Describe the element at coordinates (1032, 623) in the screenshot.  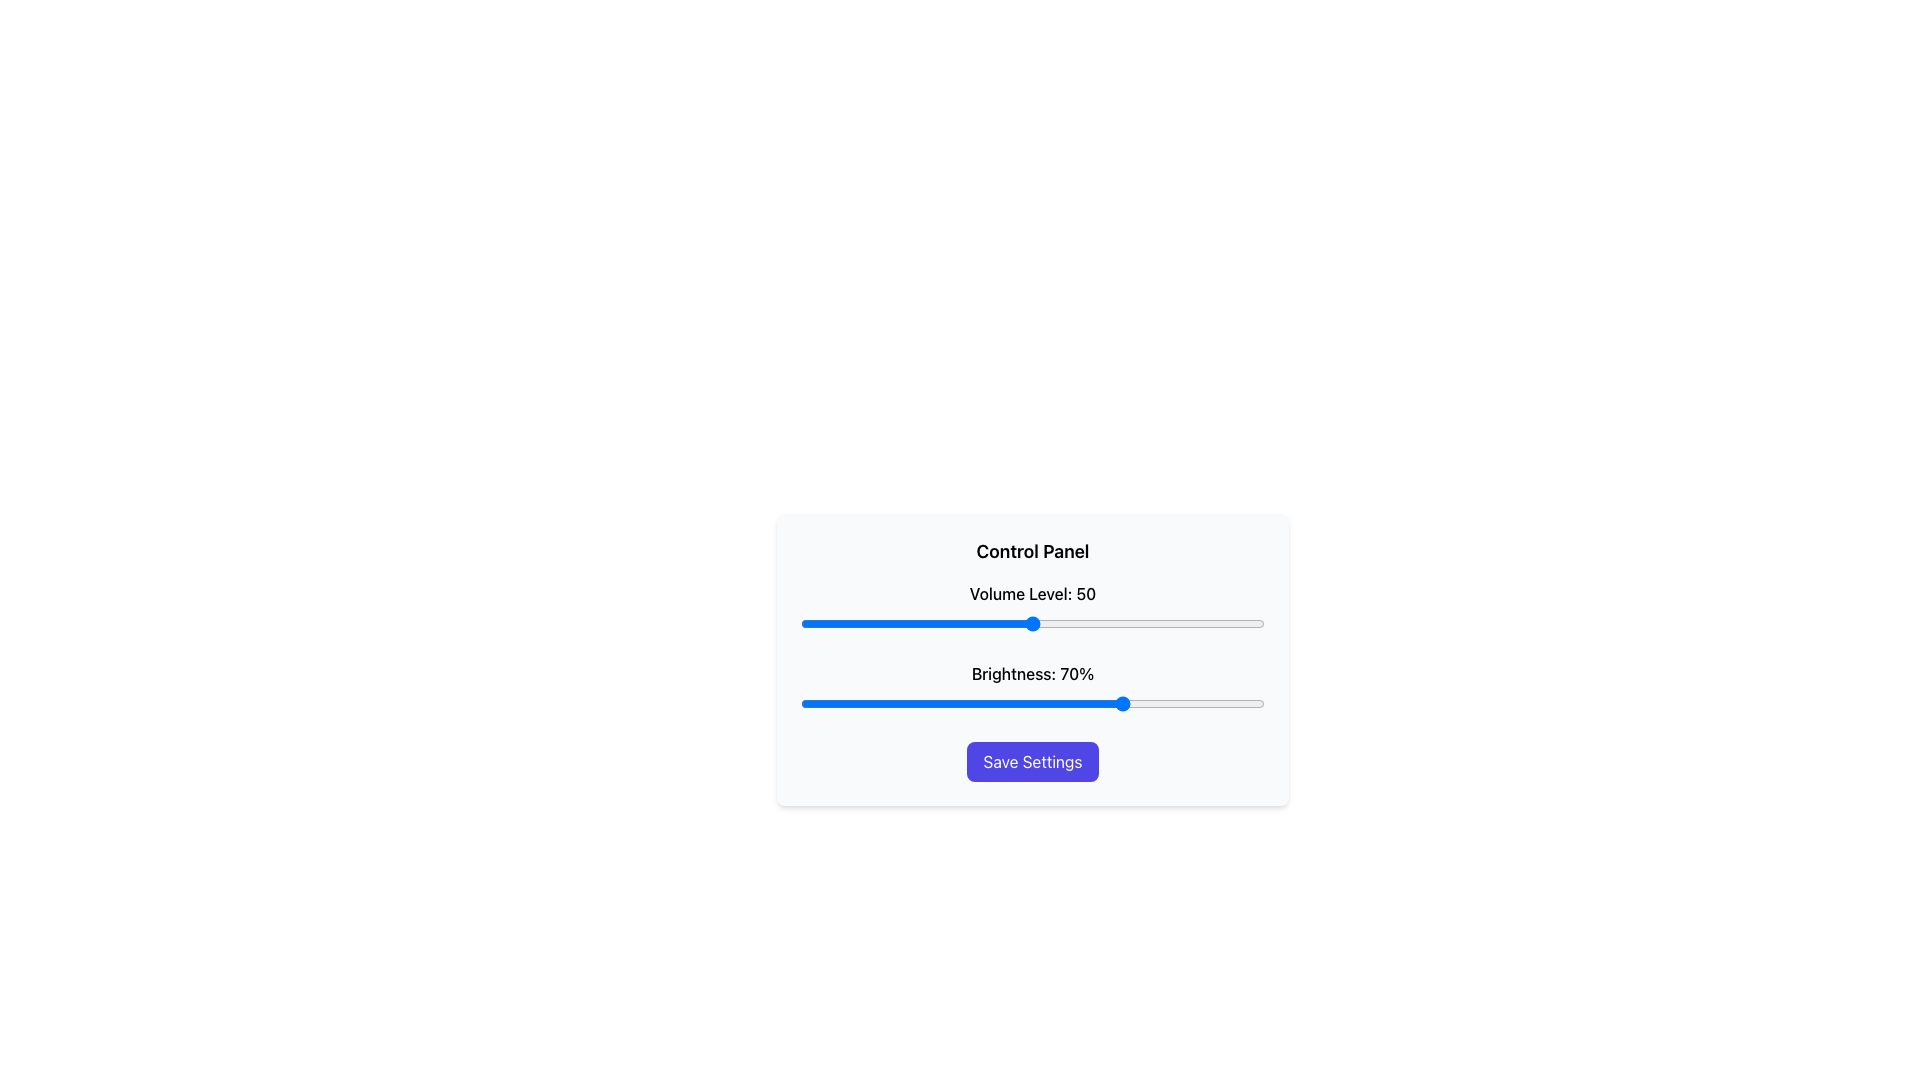
I see `the volume level range slider located below the label 'Volume Level: 50' in the 'Control Panel' to potentially display a tooltip` at that location.